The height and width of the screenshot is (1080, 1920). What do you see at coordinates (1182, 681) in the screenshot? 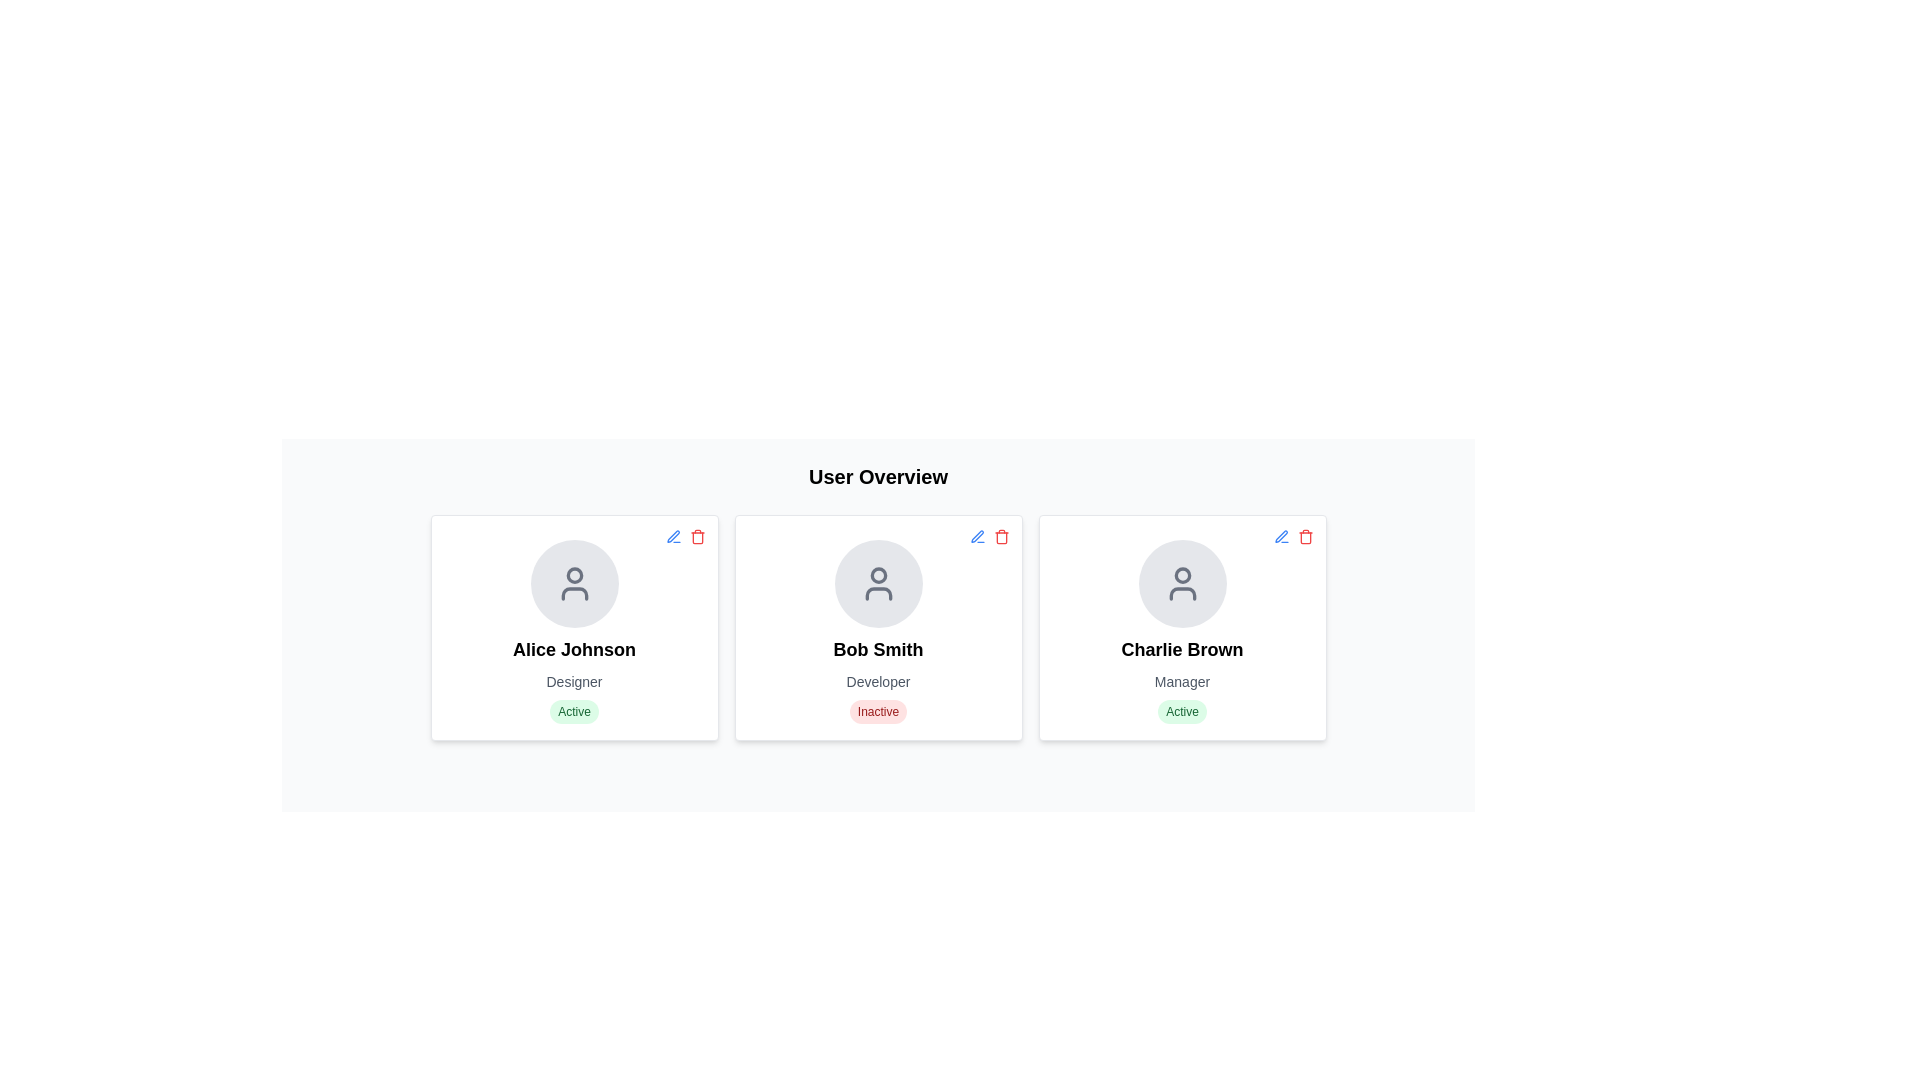
I see `the 'Manager' text label in Charlie Brown's profile card` at bounding box center [1182, 681].